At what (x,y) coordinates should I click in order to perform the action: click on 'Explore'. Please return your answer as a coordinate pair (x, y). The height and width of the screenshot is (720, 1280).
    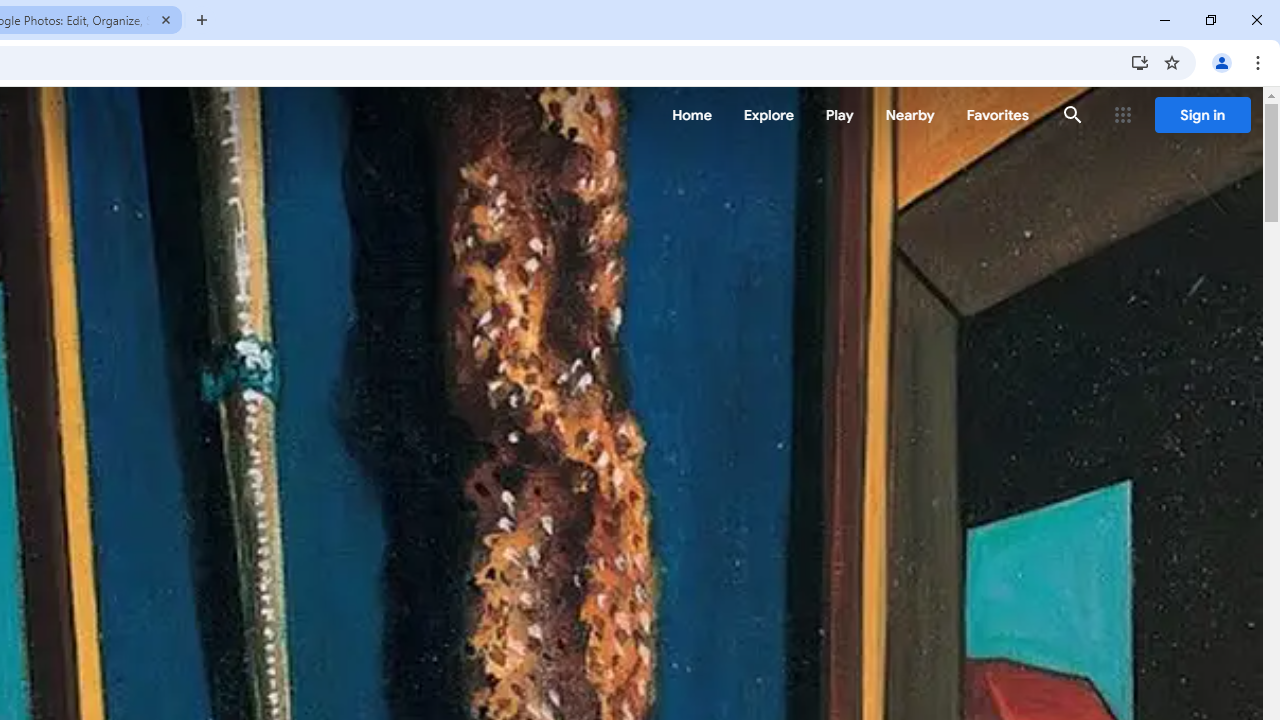
    Looking at the image, I should click on (767, 115).